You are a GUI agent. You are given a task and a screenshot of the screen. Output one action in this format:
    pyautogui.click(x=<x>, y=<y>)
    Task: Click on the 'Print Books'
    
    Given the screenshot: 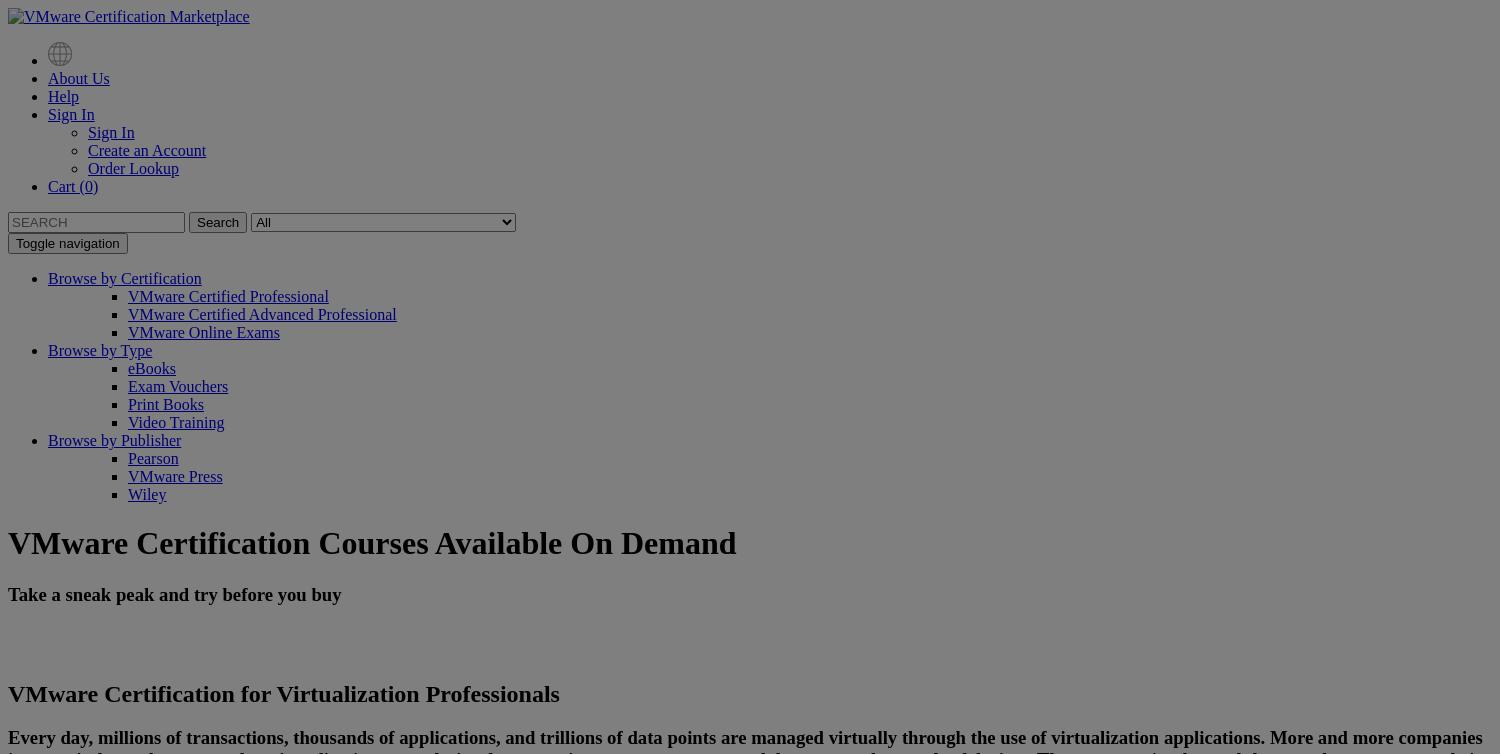 What is the action you would take?
    pyautogui.click(x=127, y=404)
    